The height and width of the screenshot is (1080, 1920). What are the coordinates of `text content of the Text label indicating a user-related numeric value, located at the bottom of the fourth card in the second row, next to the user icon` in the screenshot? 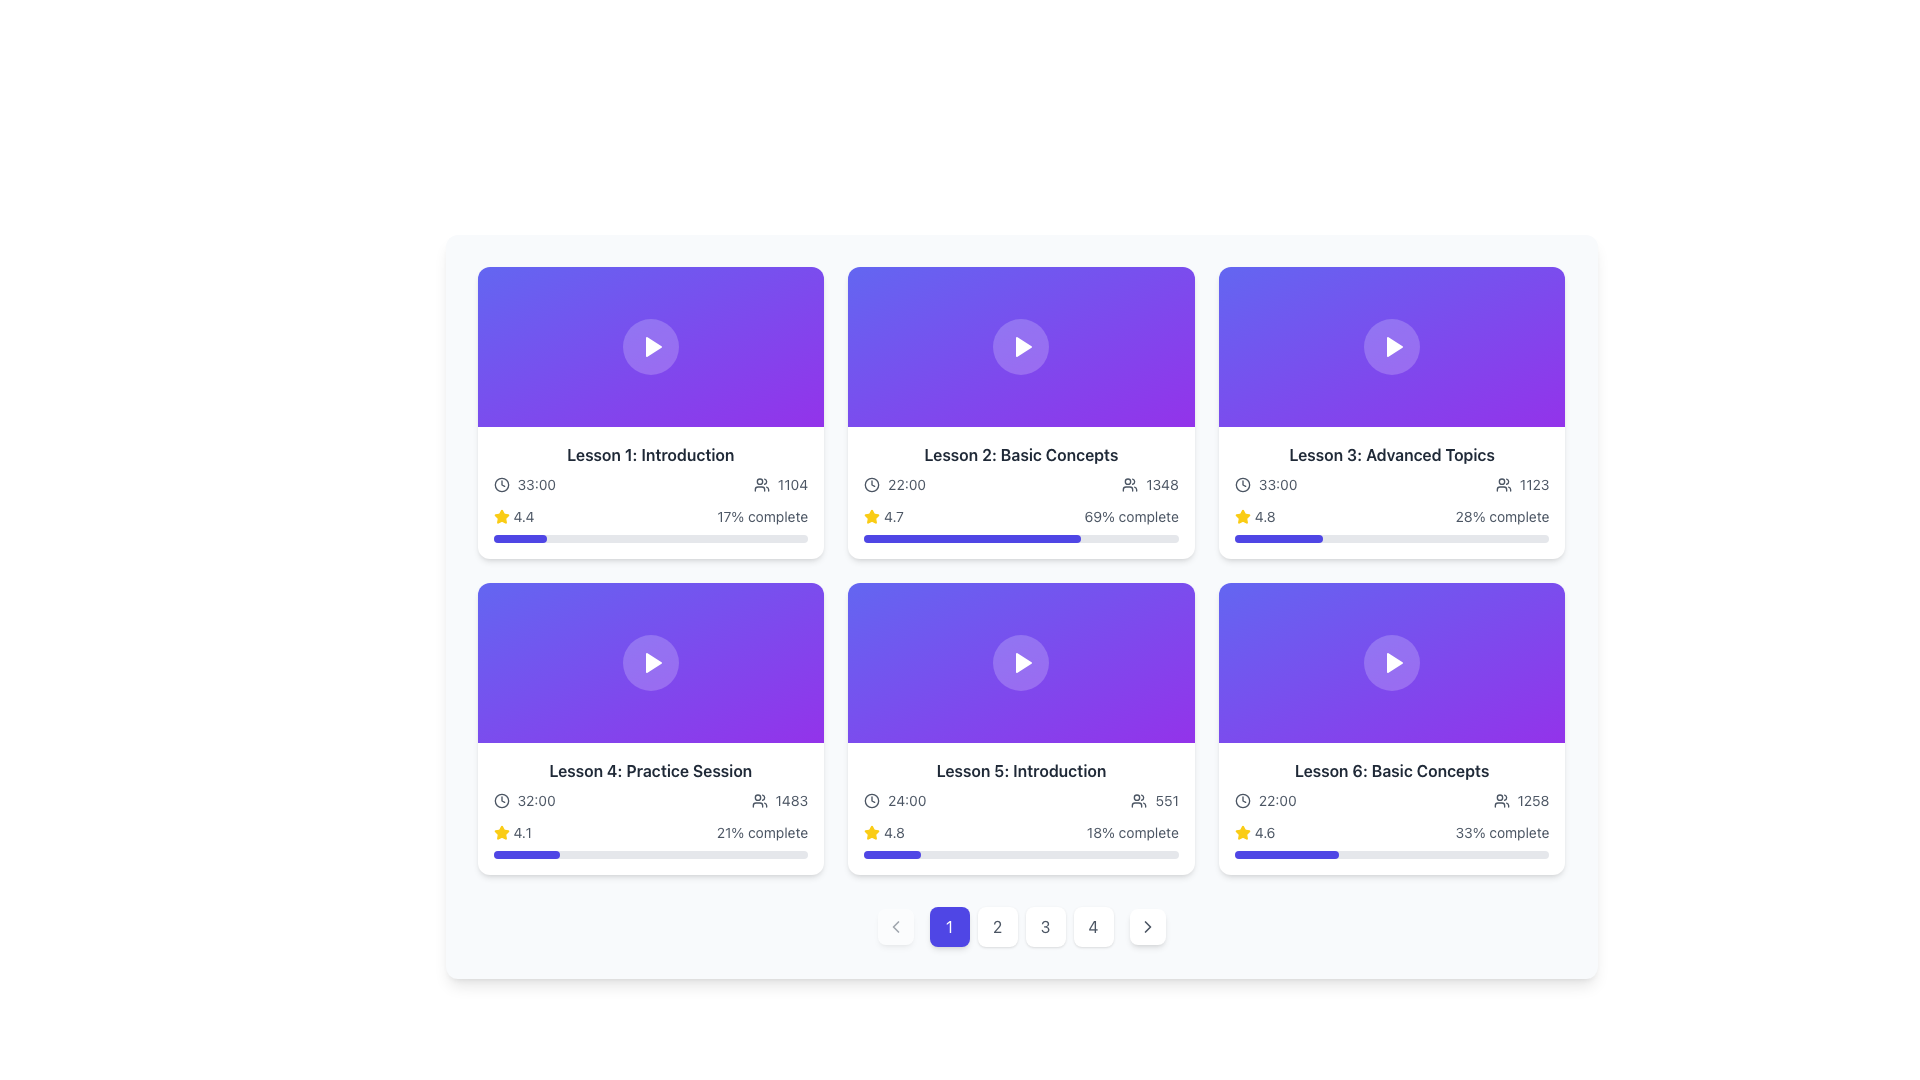 It's located at (790, 800).